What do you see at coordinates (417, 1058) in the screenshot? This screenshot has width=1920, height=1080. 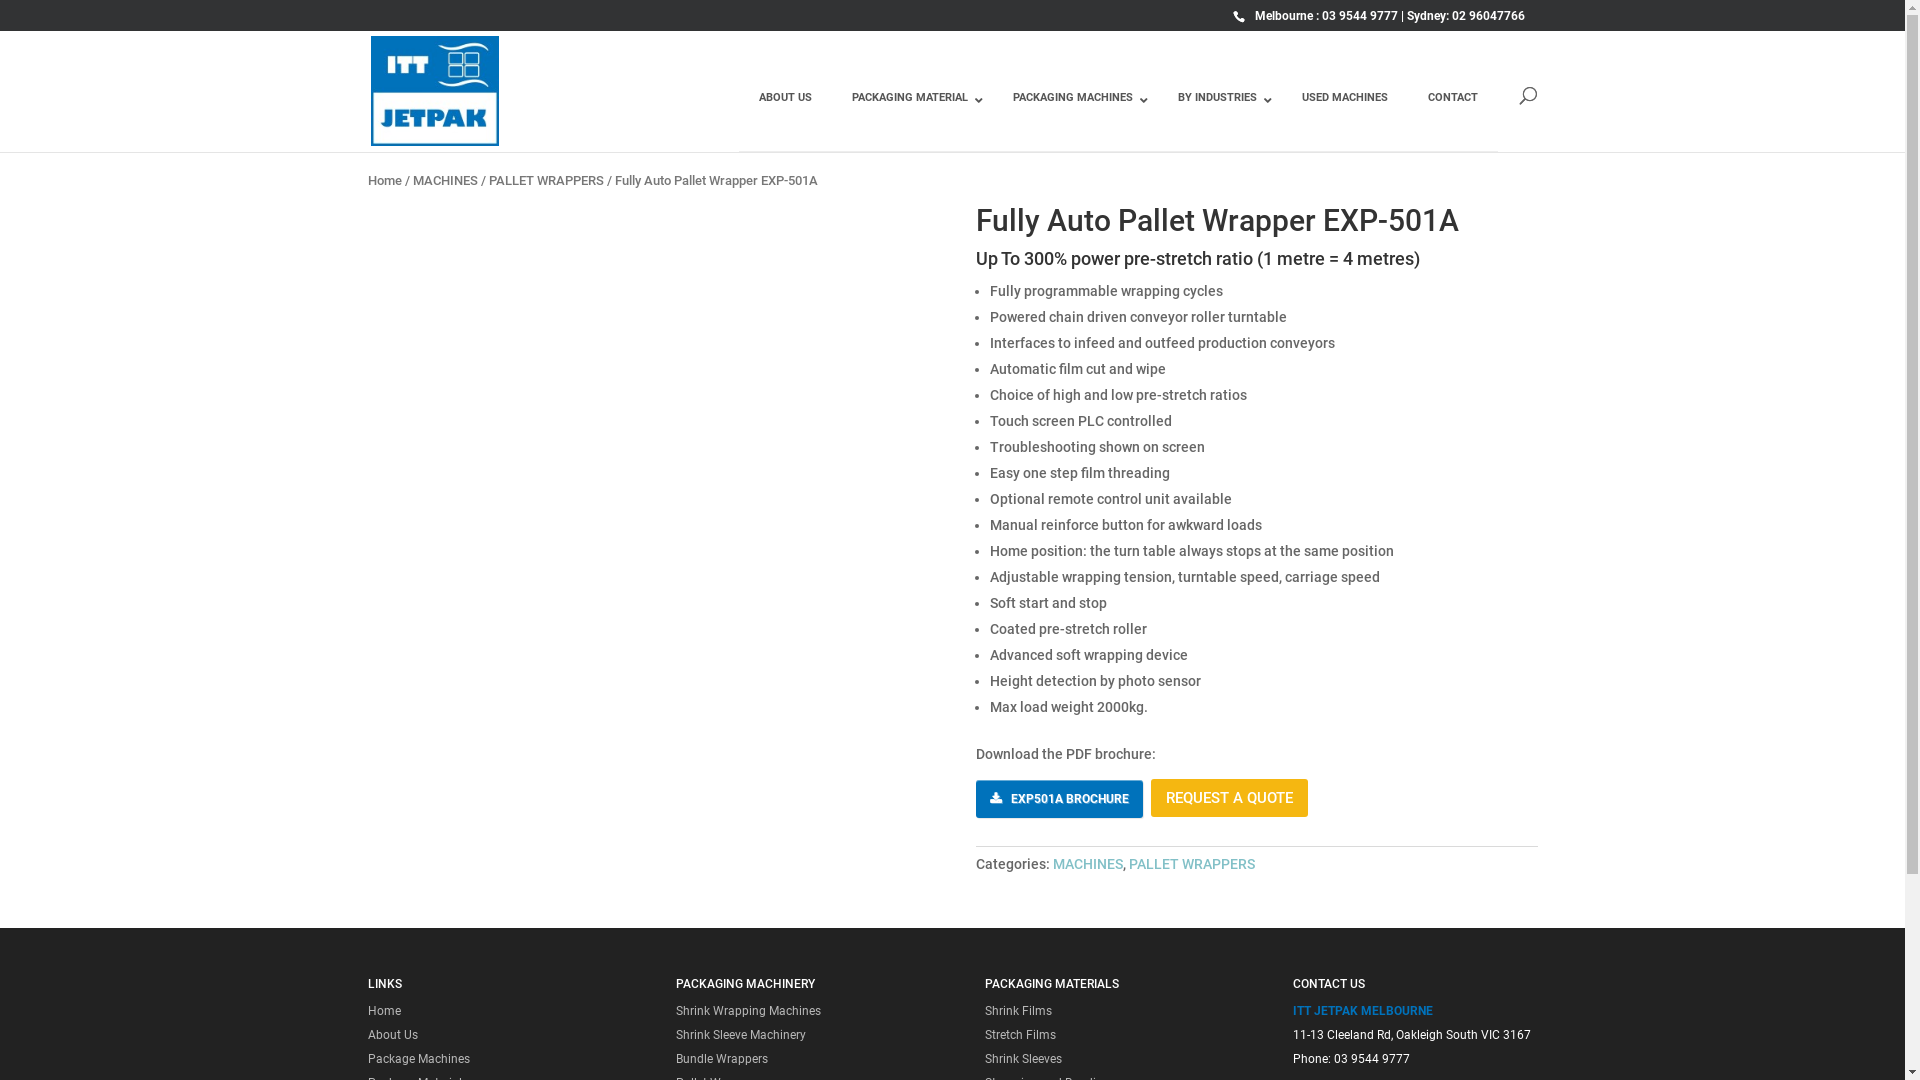 I see `'Package Machines'` at bounding box center [417, 1058].